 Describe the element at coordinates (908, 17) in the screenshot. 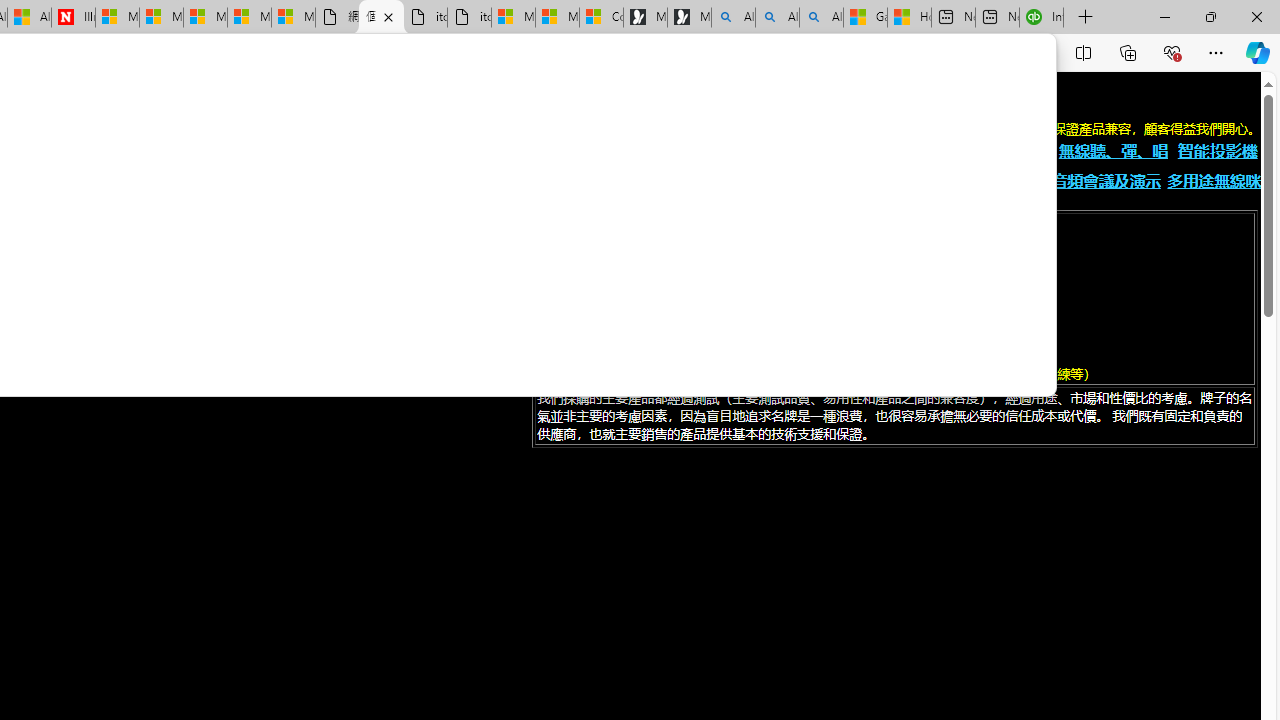

I see `'How to Use a TV as a Computer Monitor'` at that location.